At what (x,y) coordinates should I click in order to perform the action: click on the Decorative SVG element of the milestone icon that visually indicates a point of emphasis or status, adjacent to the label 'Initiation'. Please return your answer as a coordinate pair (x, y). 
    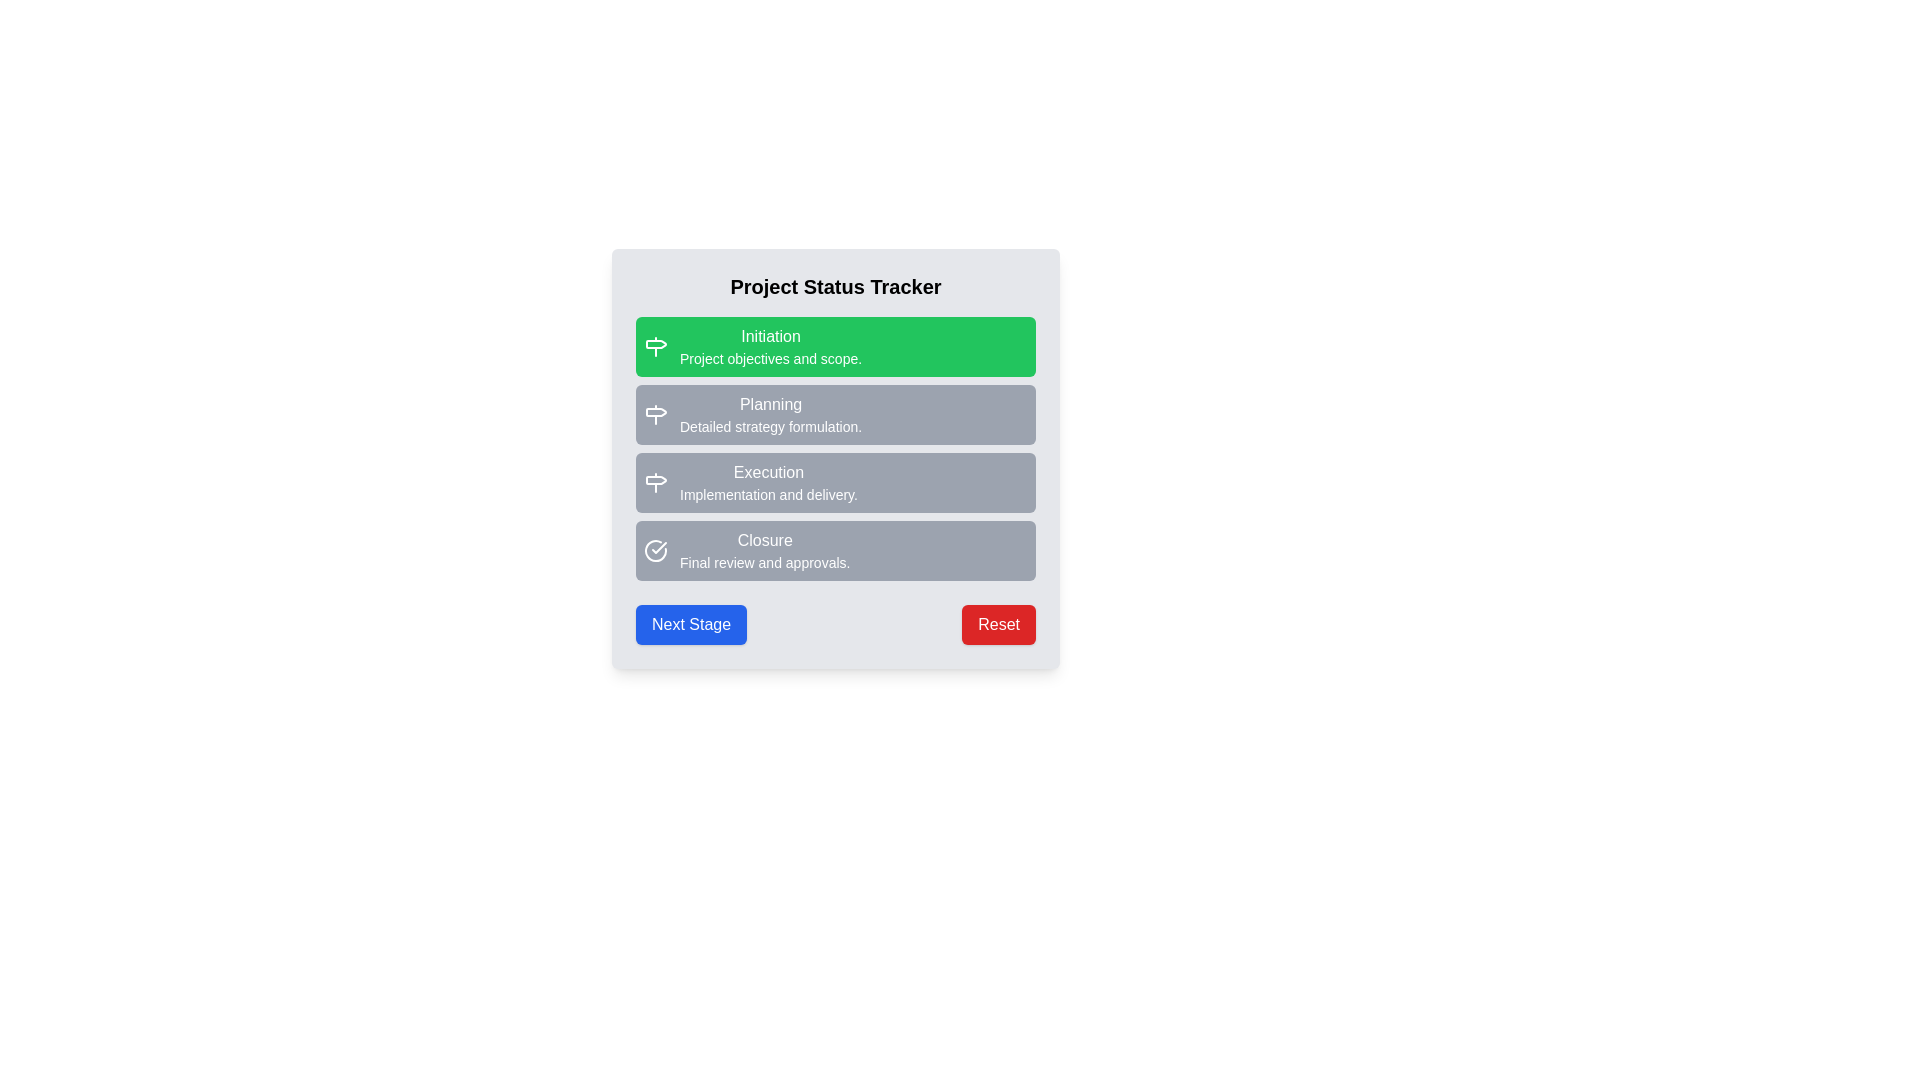
    Looking at the image, I should click on (656, 343).